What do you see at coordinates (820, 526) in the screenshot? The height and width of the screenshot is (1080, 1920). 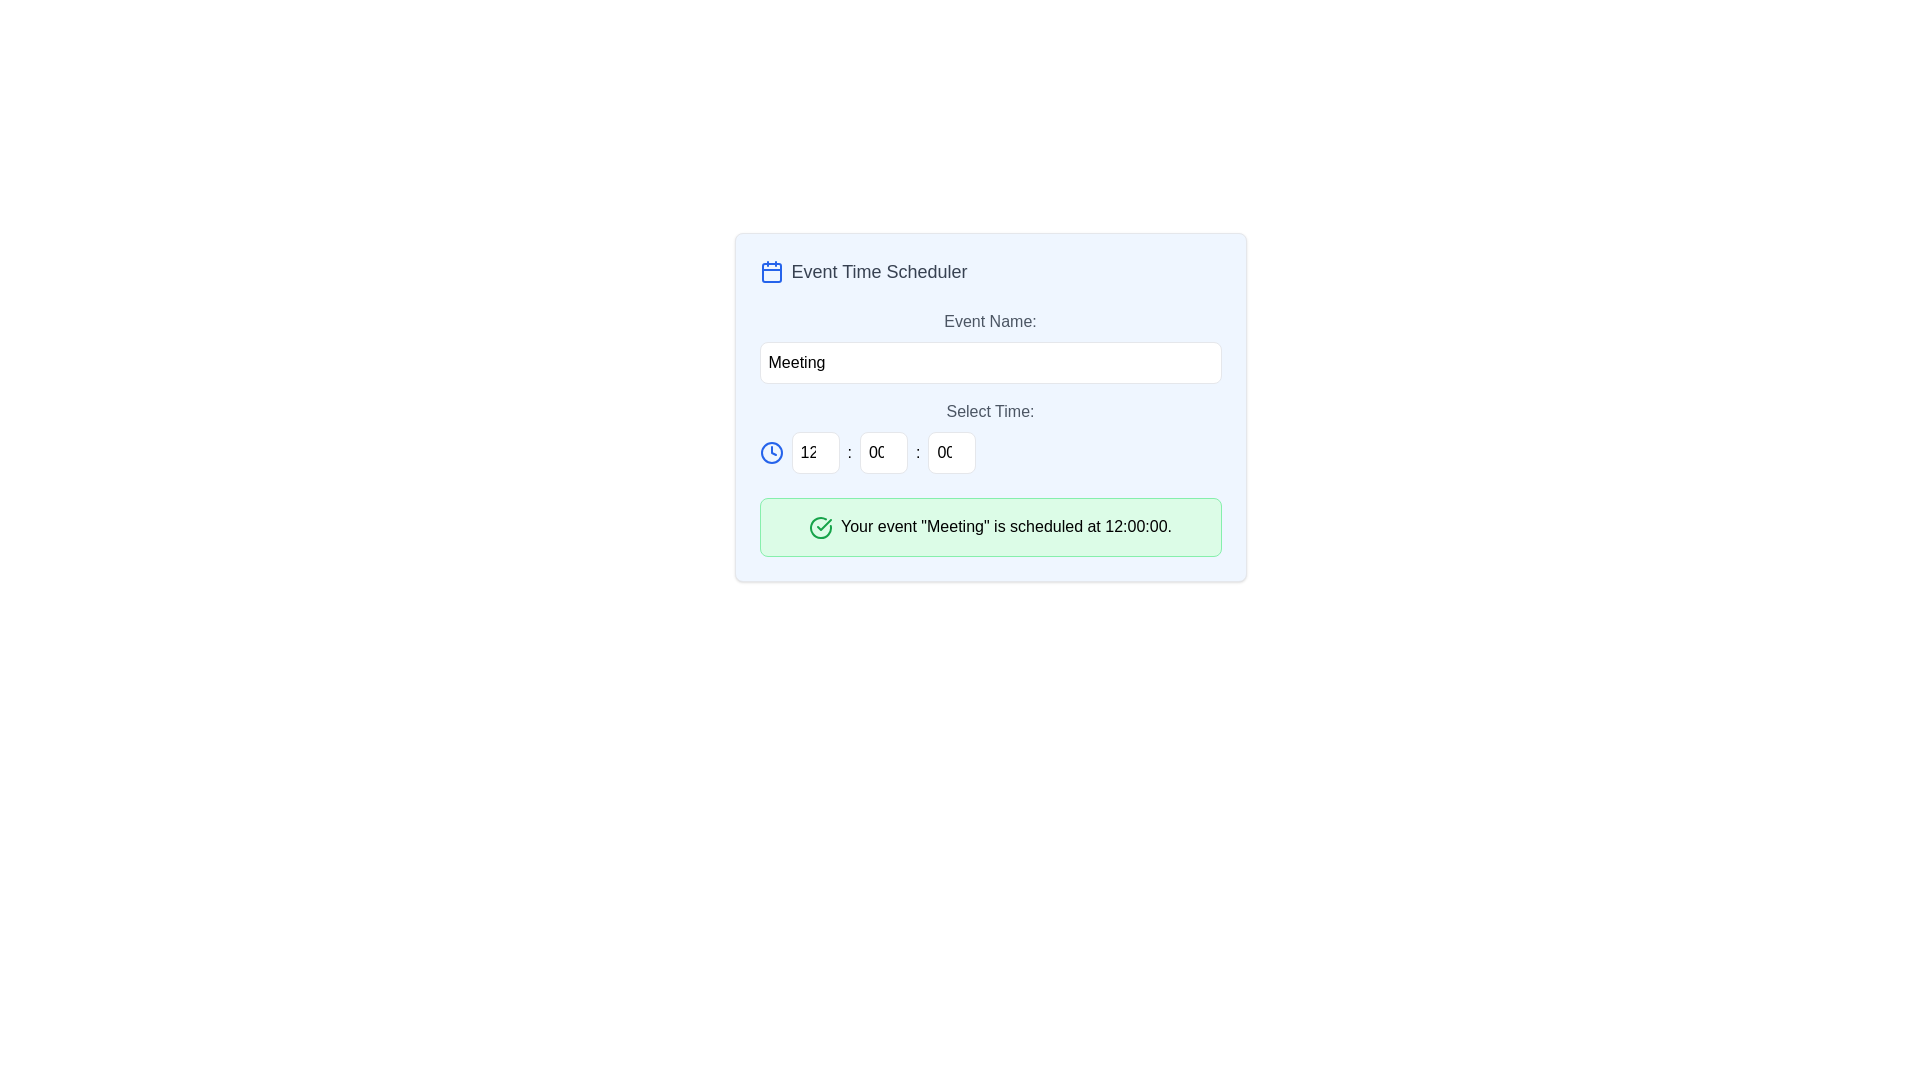 I see `the left section of the tick mark icon within the SVG that indicates scheduling confirmation in the notification box` at bounding box center [820, 526].